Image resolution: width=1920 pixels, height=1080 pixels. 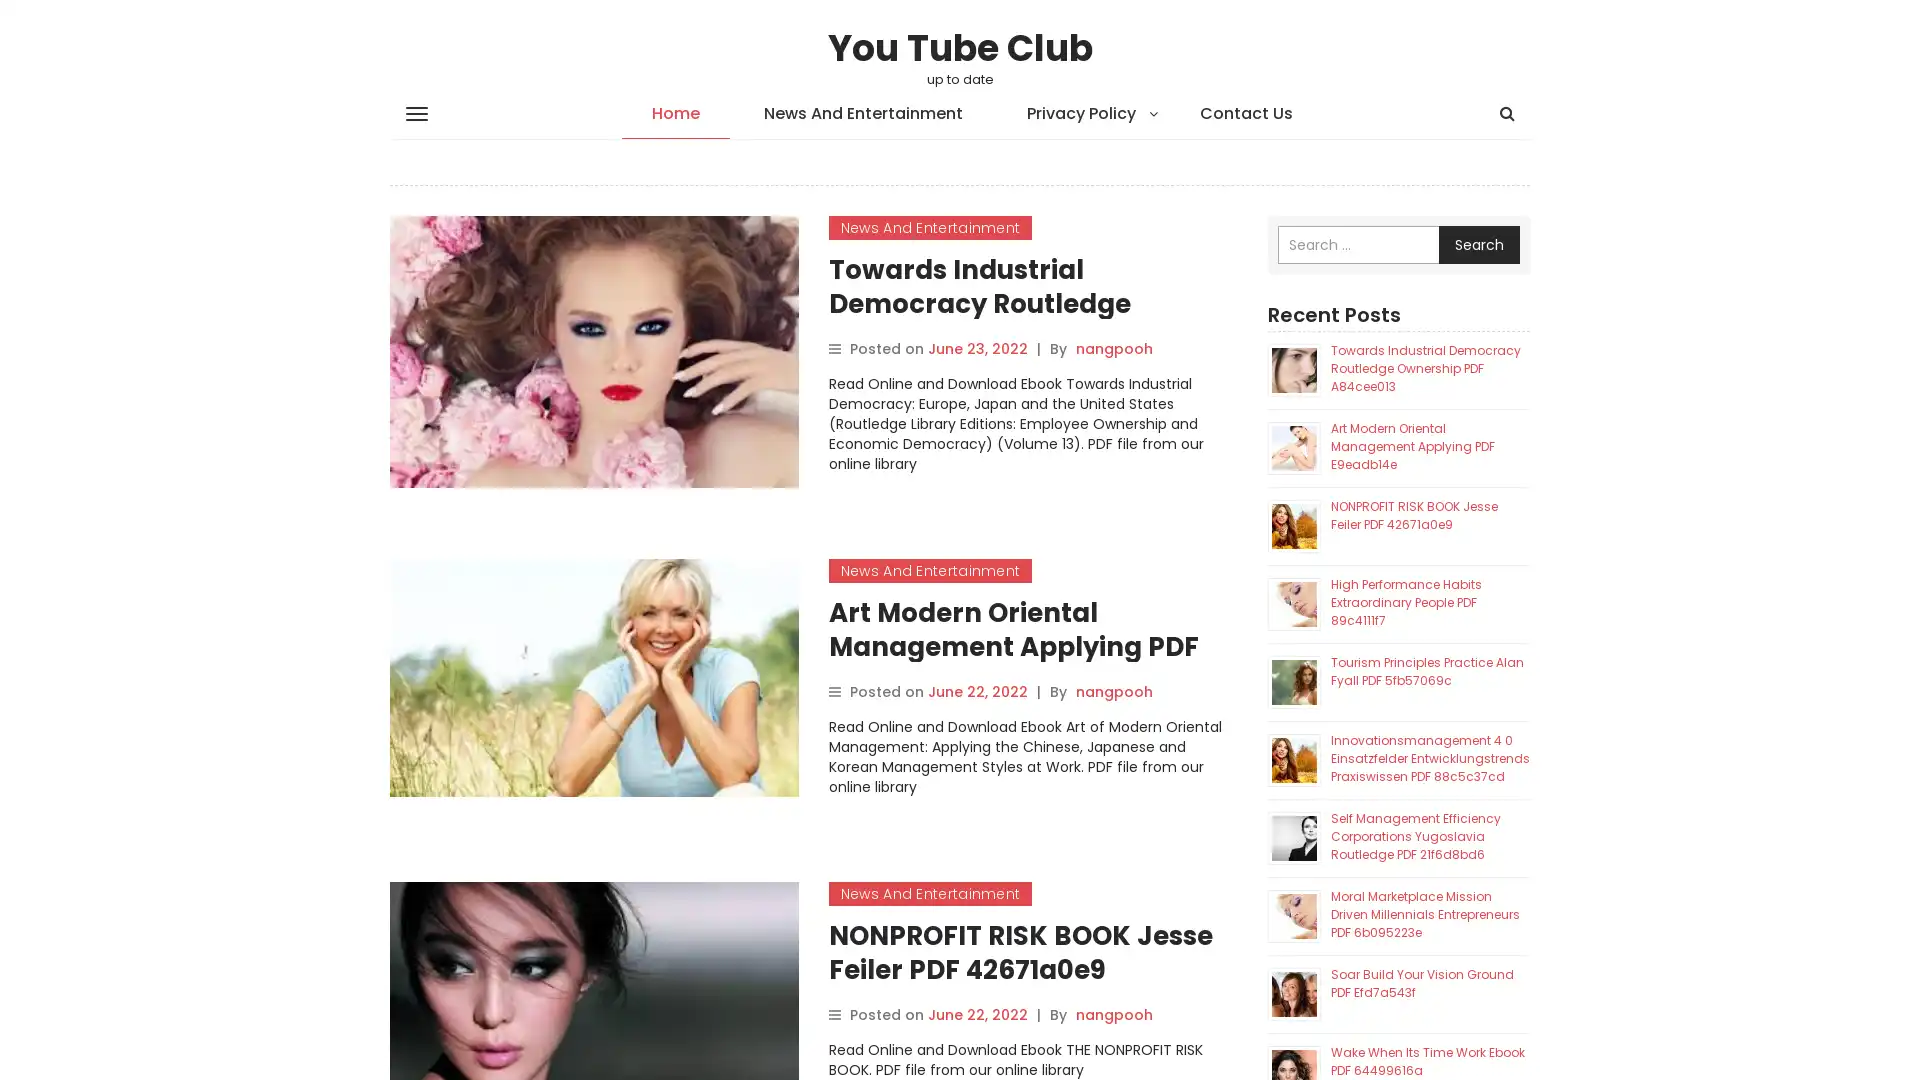 What do you see at coordinates (1479, 244) in the screenshot?
I see `Search` at bounding box center [1479, 244].